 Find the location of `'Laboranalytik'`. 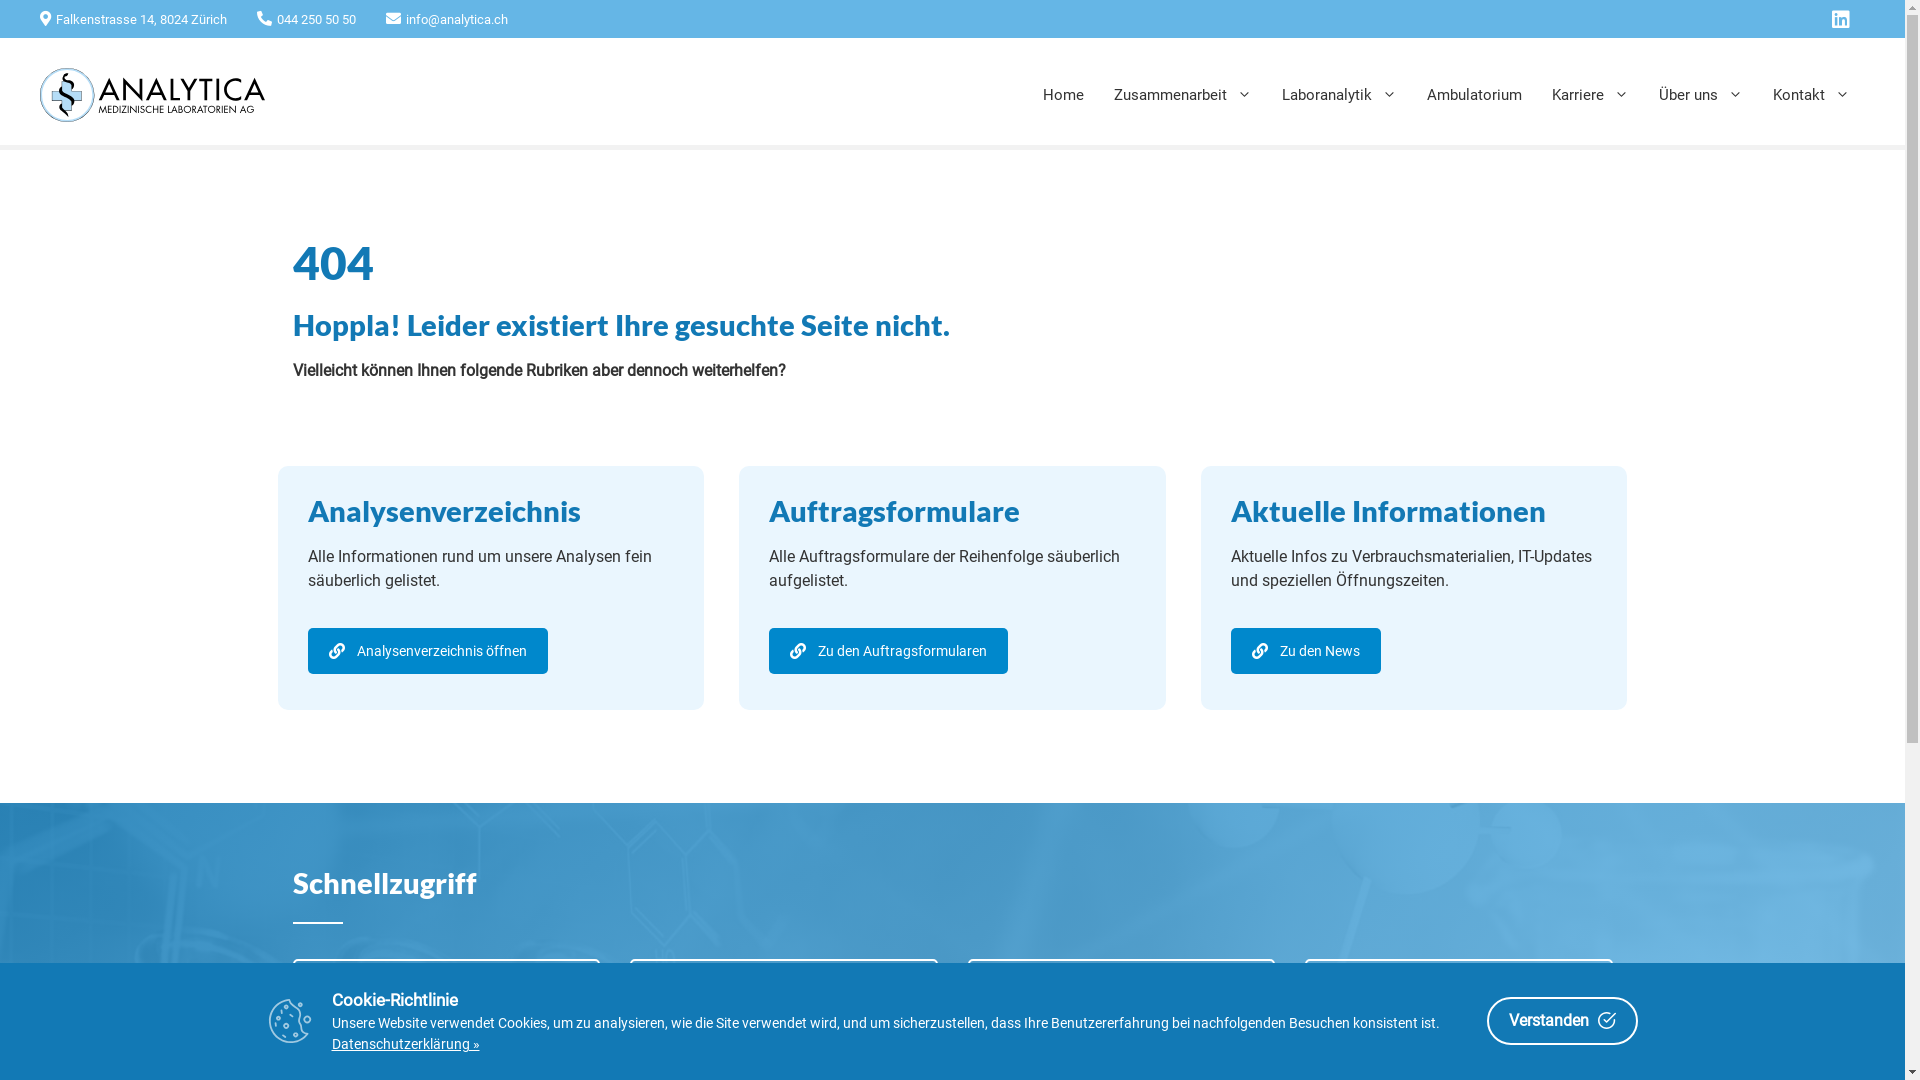

'Laboranalytik' is located at coordinates (1339, 95).